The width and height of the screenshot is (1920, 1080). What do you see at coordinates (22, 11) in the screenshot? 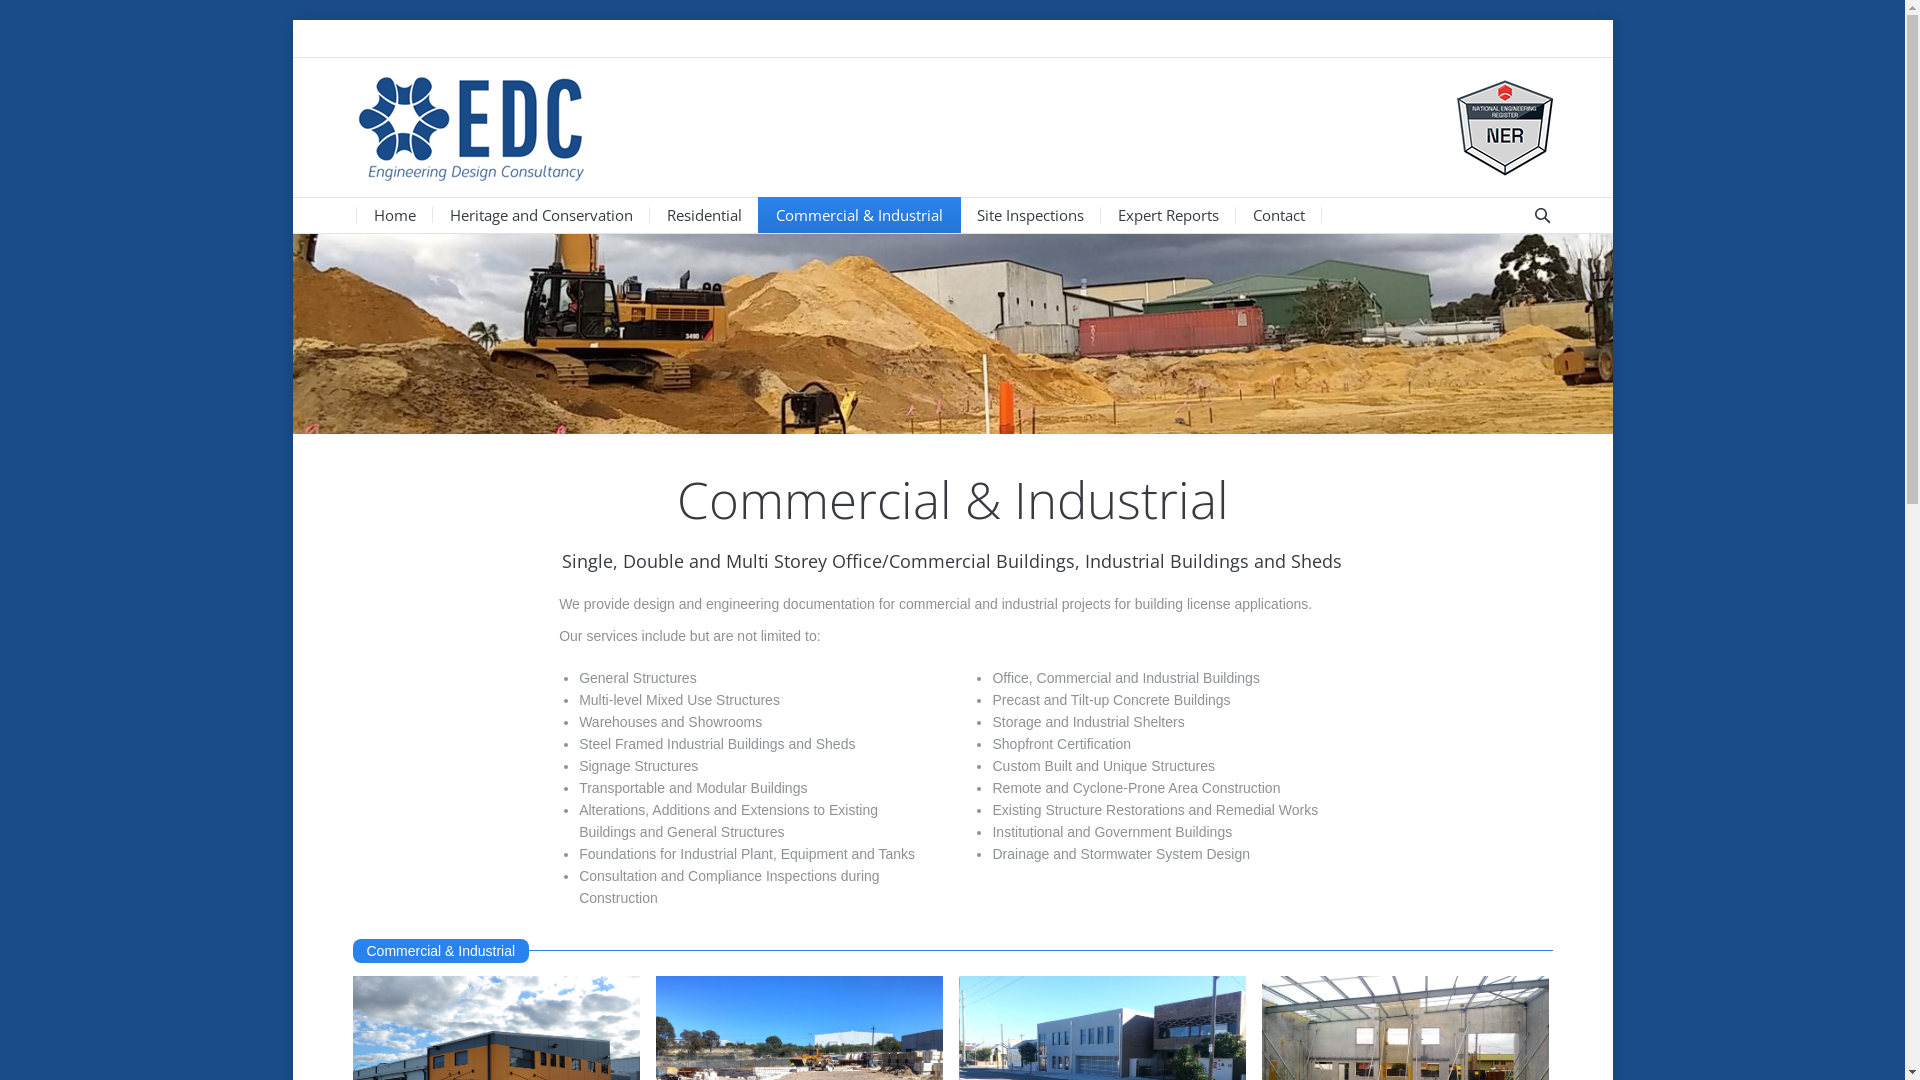
I see `'Go!'` at bounding box center [22, 11].